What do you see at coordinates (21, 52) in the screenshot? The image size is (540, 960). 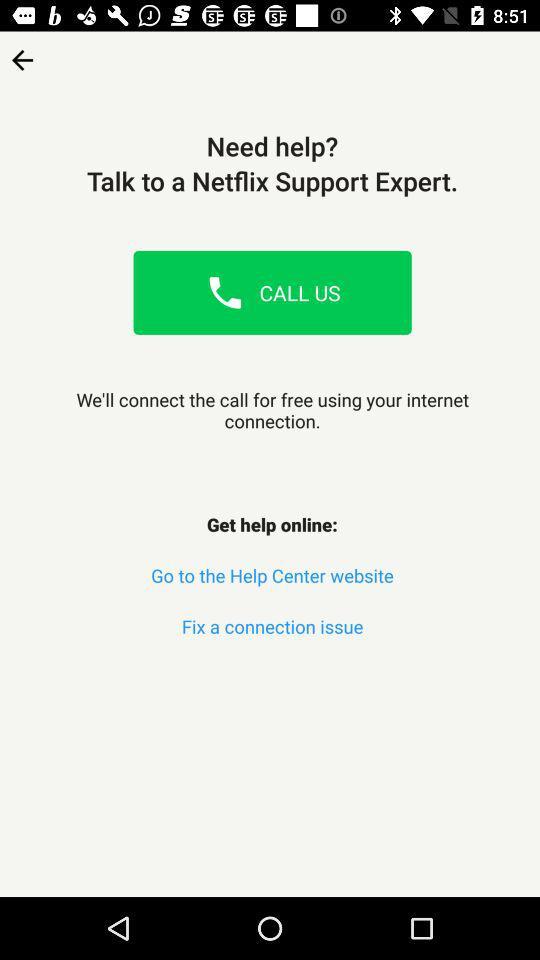 I see `the arrow_backward icon` at bounding box center [21, 52].